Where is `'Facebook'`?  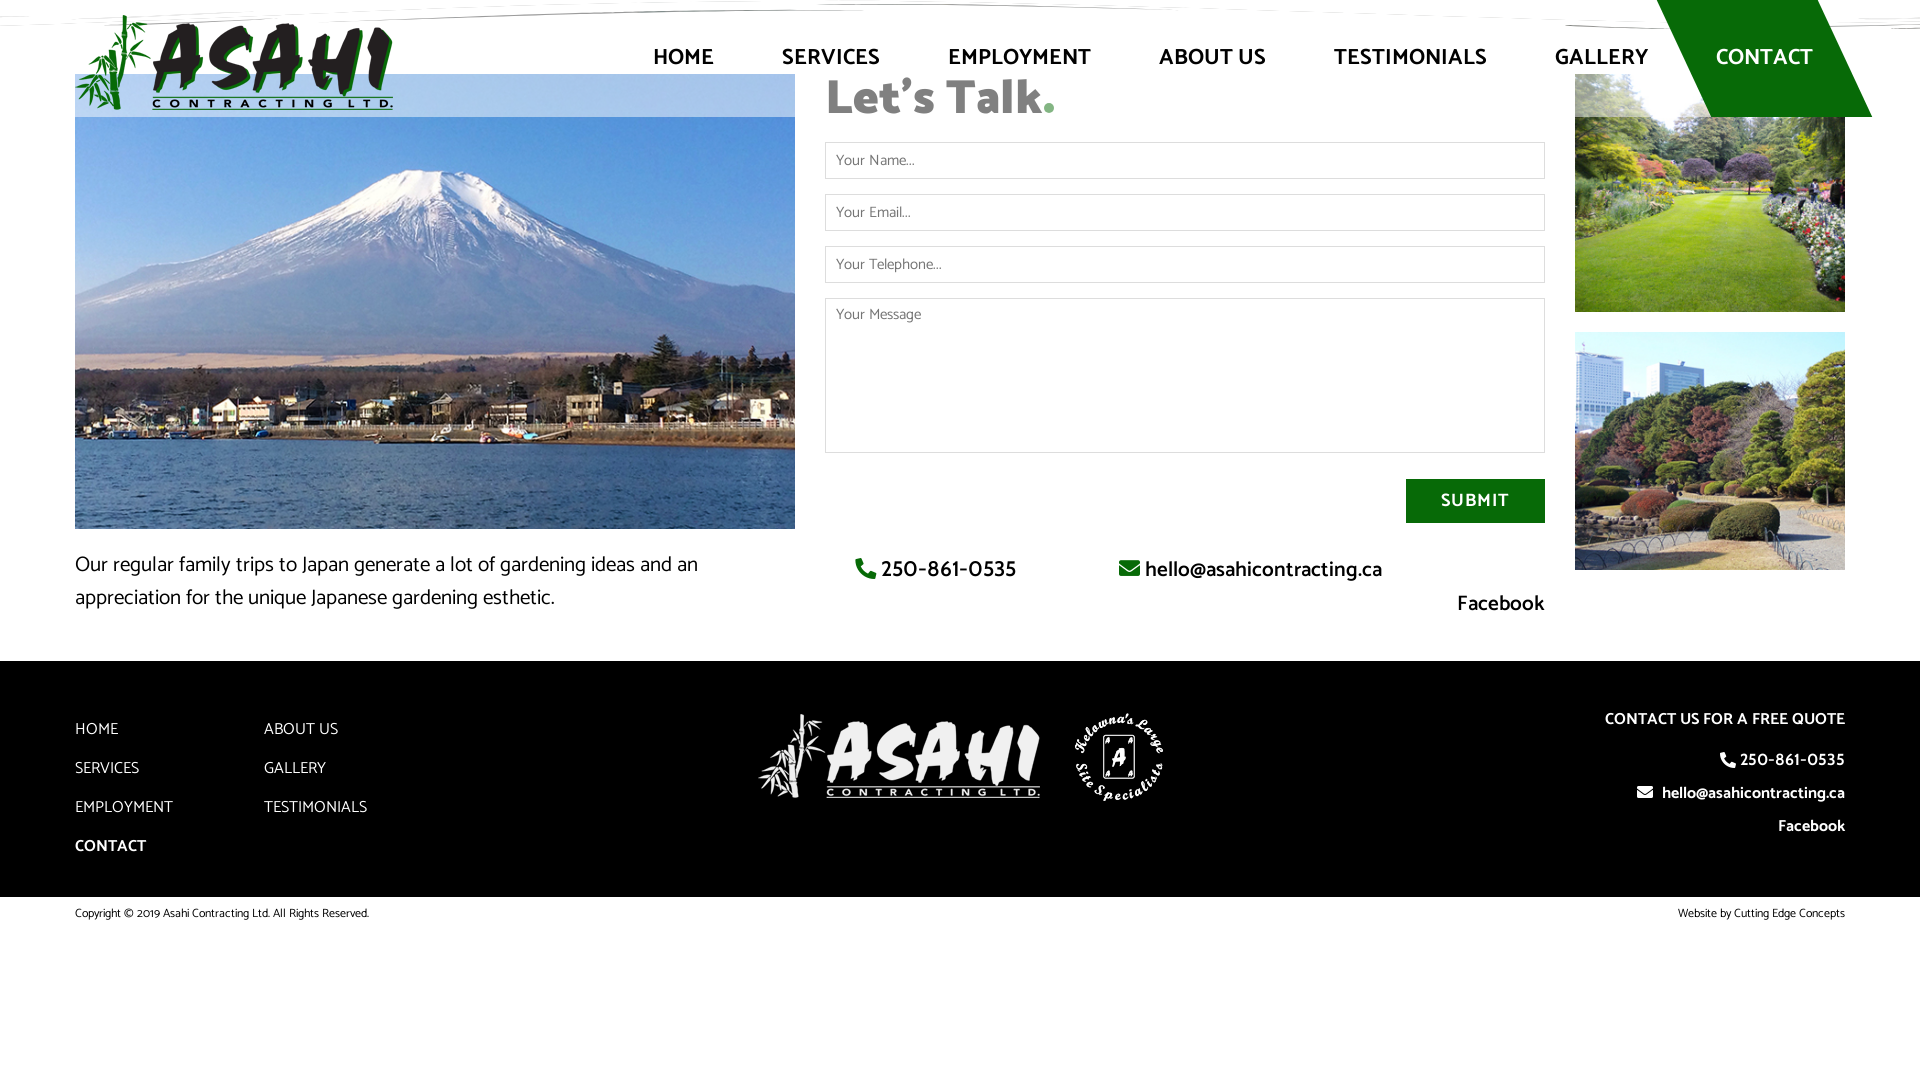
'Facebook' is located at coordinates (1501, 603).